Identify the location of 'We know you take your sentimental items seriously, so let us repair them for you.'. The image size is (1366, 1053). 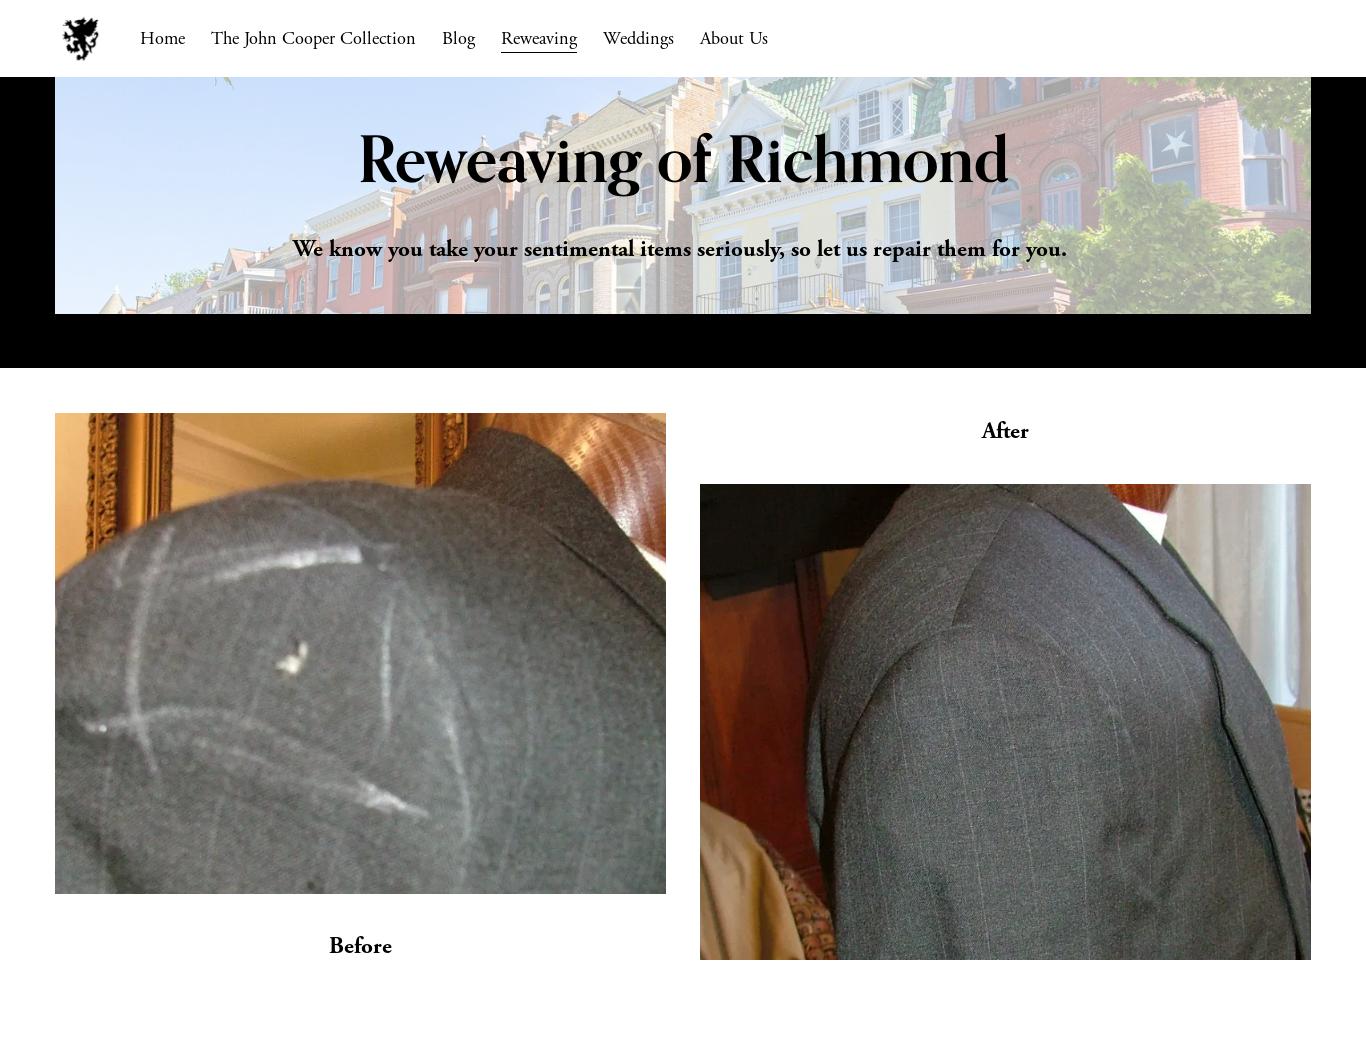
(683, 248).